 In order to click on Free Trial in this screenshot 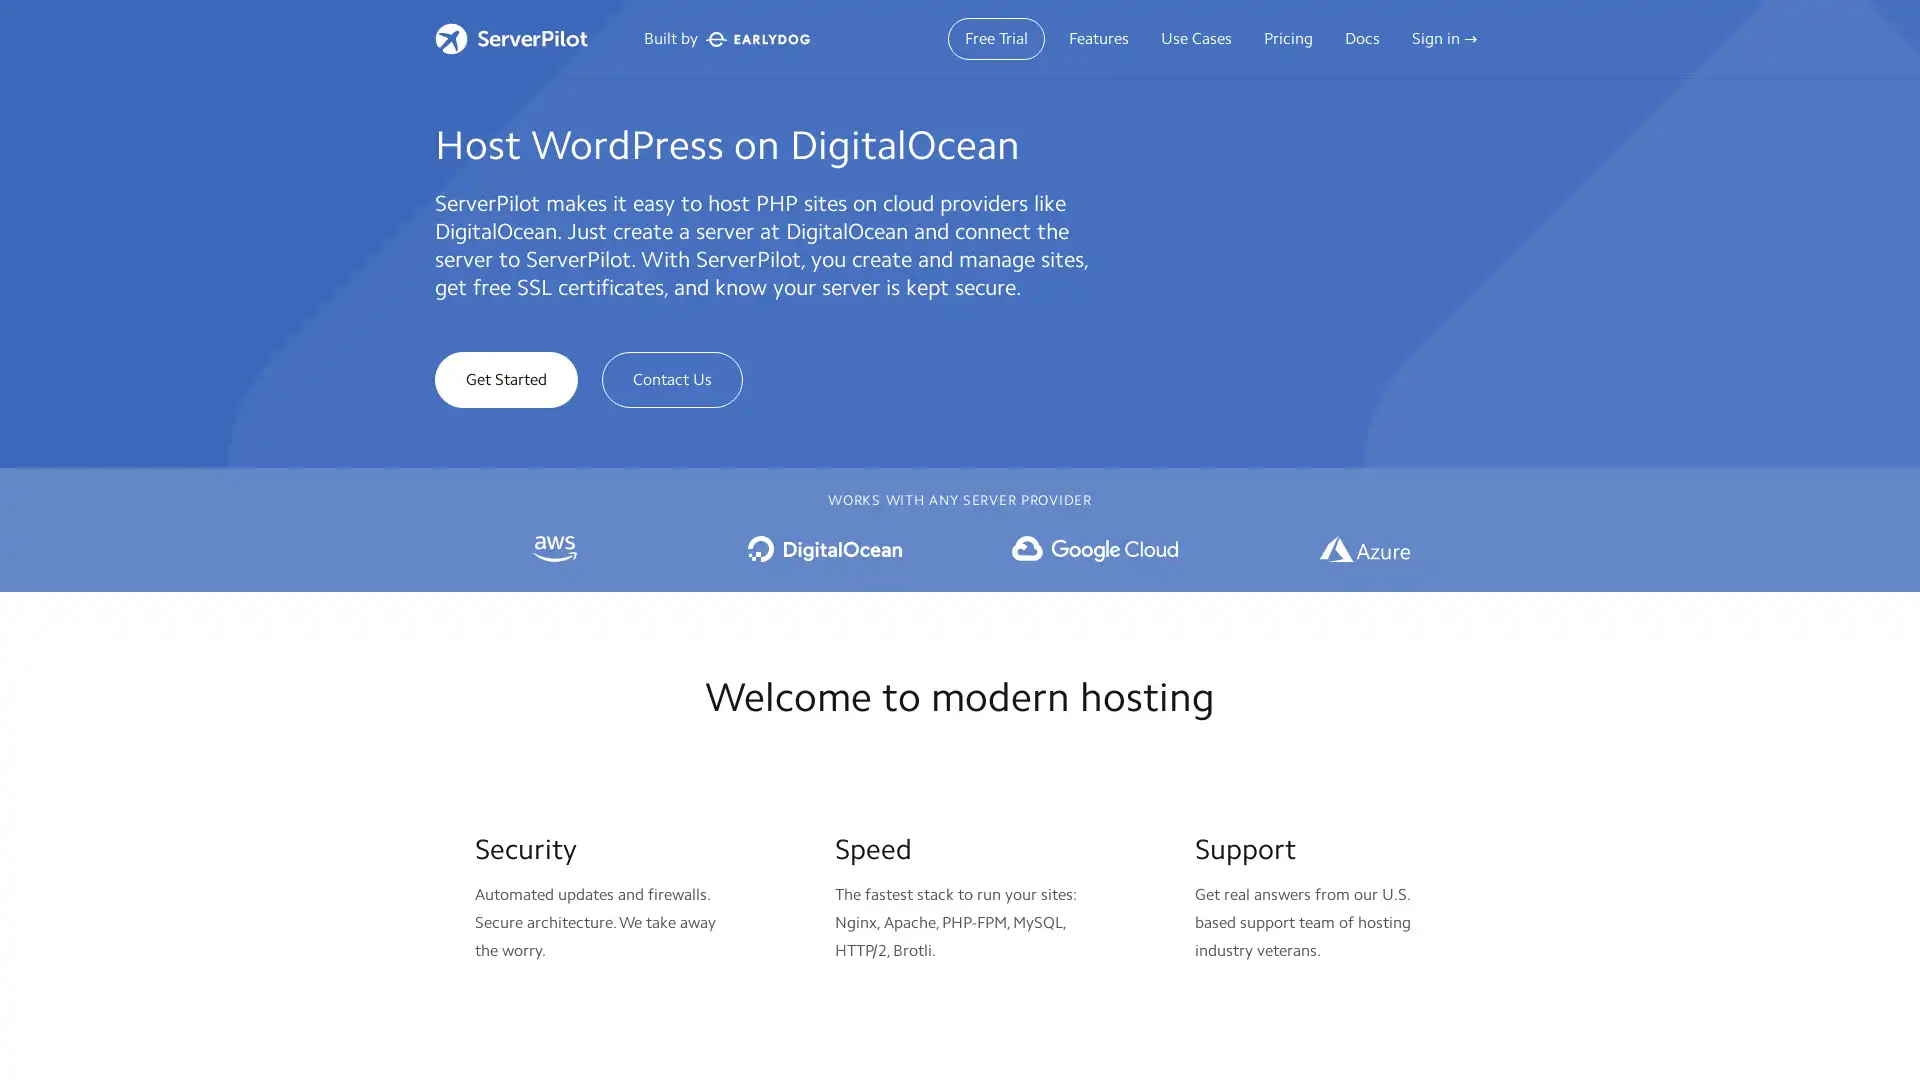, I will do `click(996, 38)`.